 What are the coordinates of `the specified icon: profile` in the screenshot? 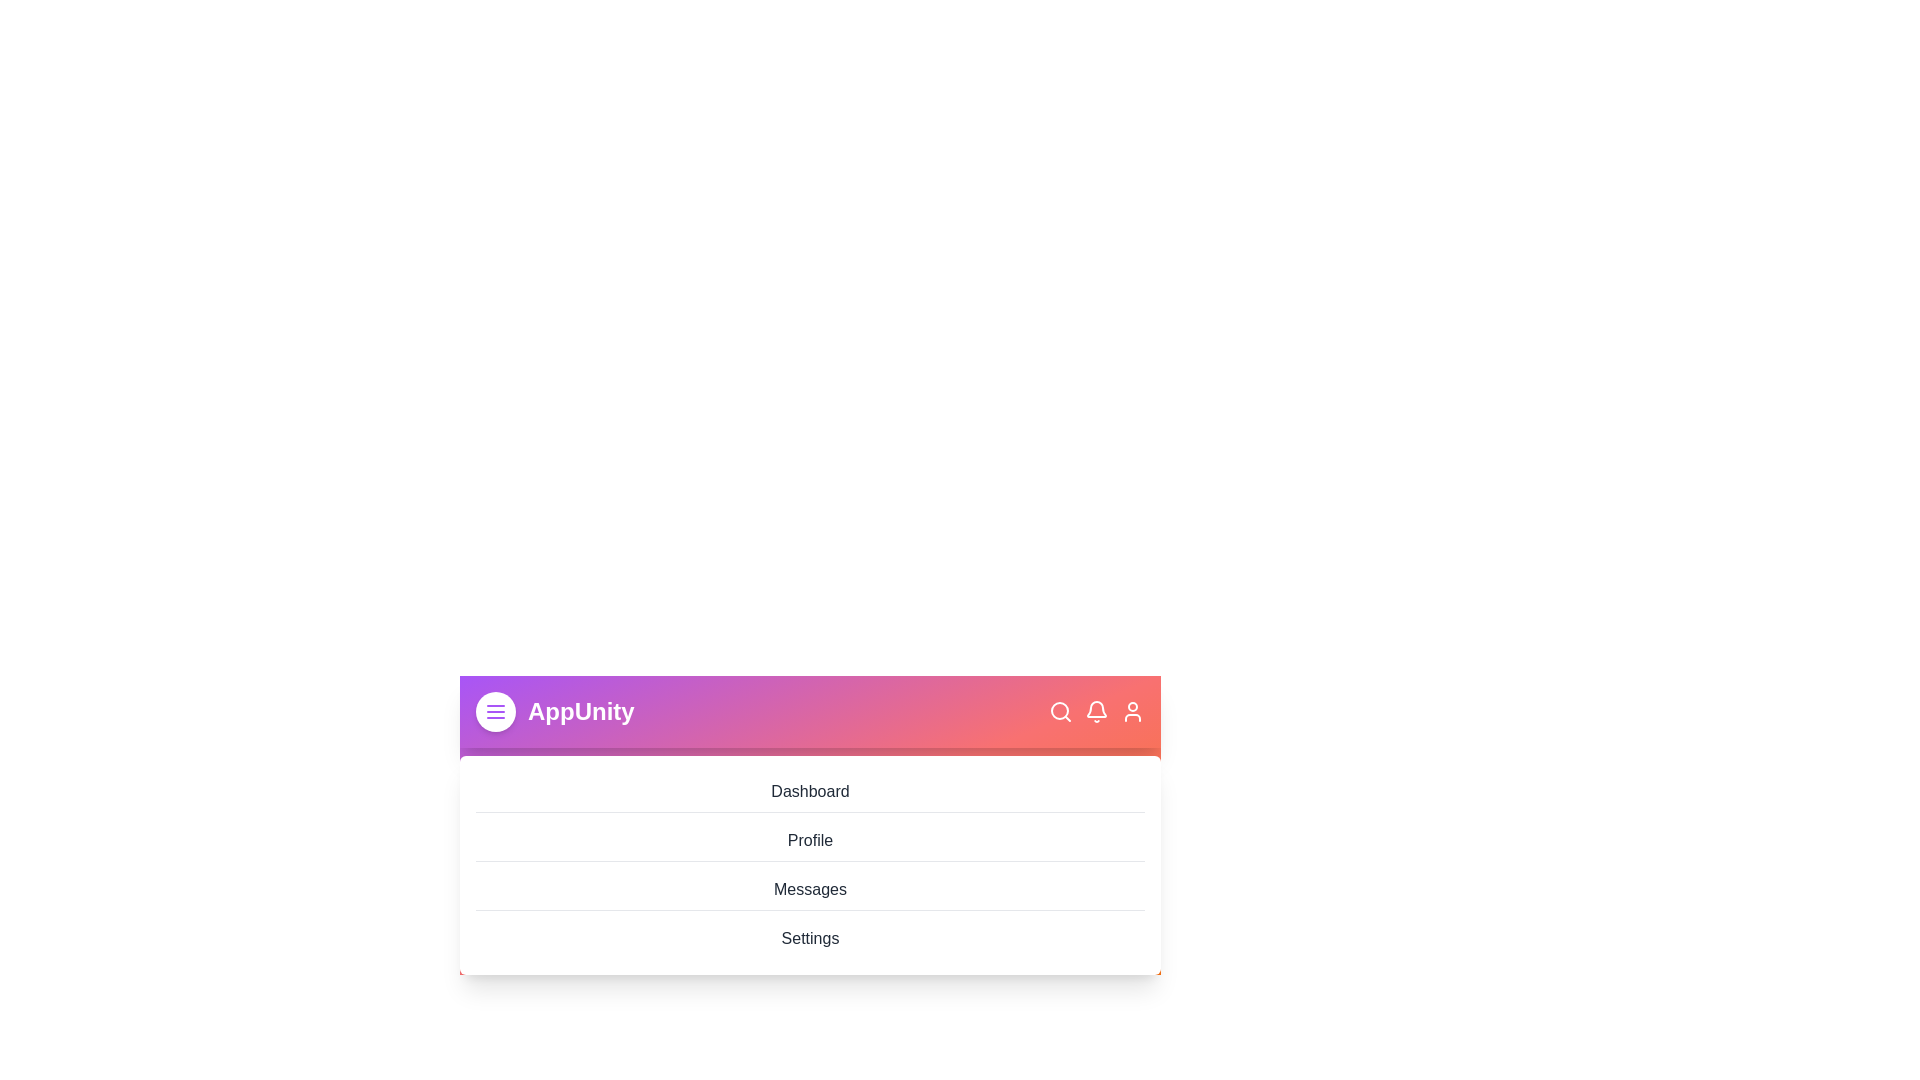 It's located at (1132, 711).